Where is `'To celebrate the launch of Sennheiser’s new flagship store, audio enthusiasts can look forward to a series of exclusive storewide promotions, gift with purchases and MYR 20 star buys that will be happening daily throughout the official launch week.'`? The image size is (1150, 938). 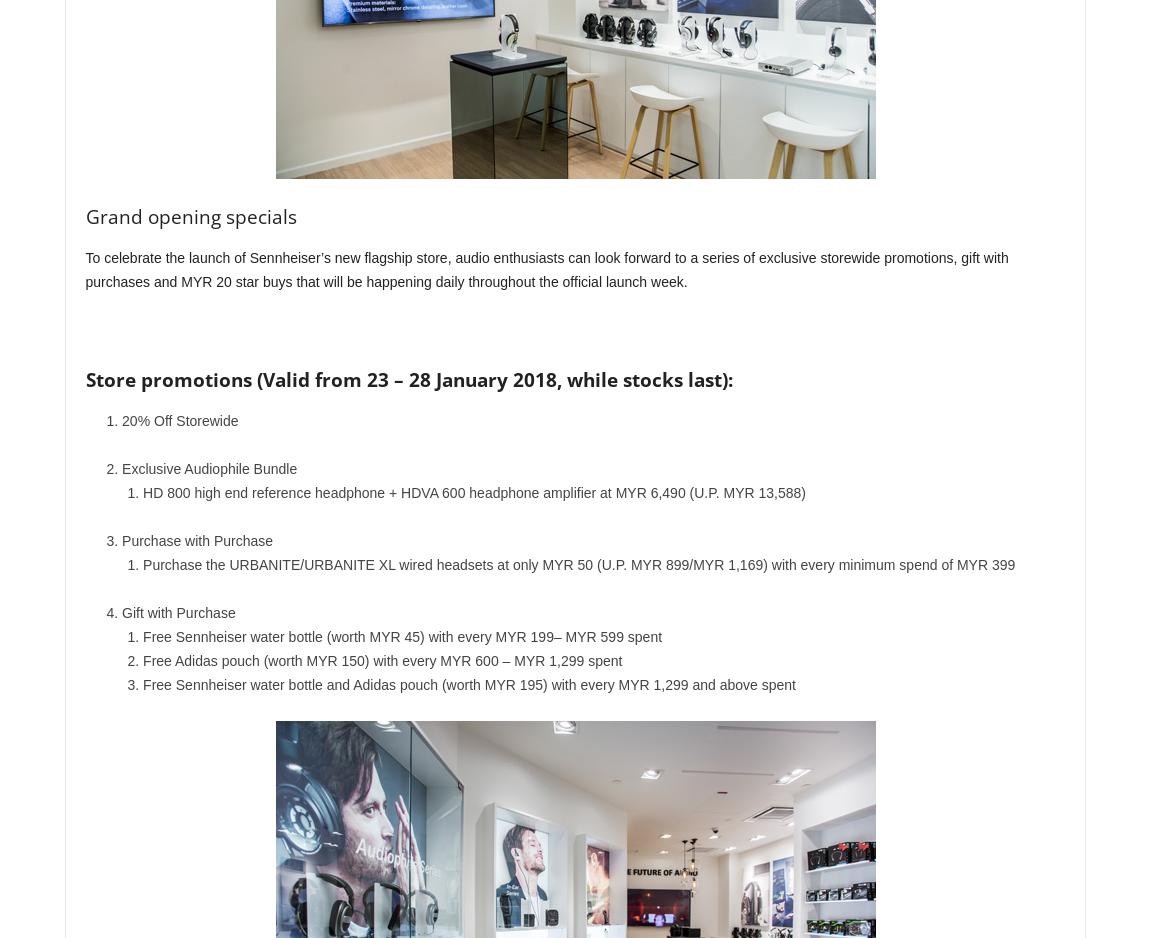
'To celebrate the launch of Sennheiser’s new flagship store, audio enthusiasts can look forward to a series of exclusive storewide promotions, gift with purchases and MYR 20 star buys that will be happening daily throughout the official launch week.' is located at coordinates (546, 269).